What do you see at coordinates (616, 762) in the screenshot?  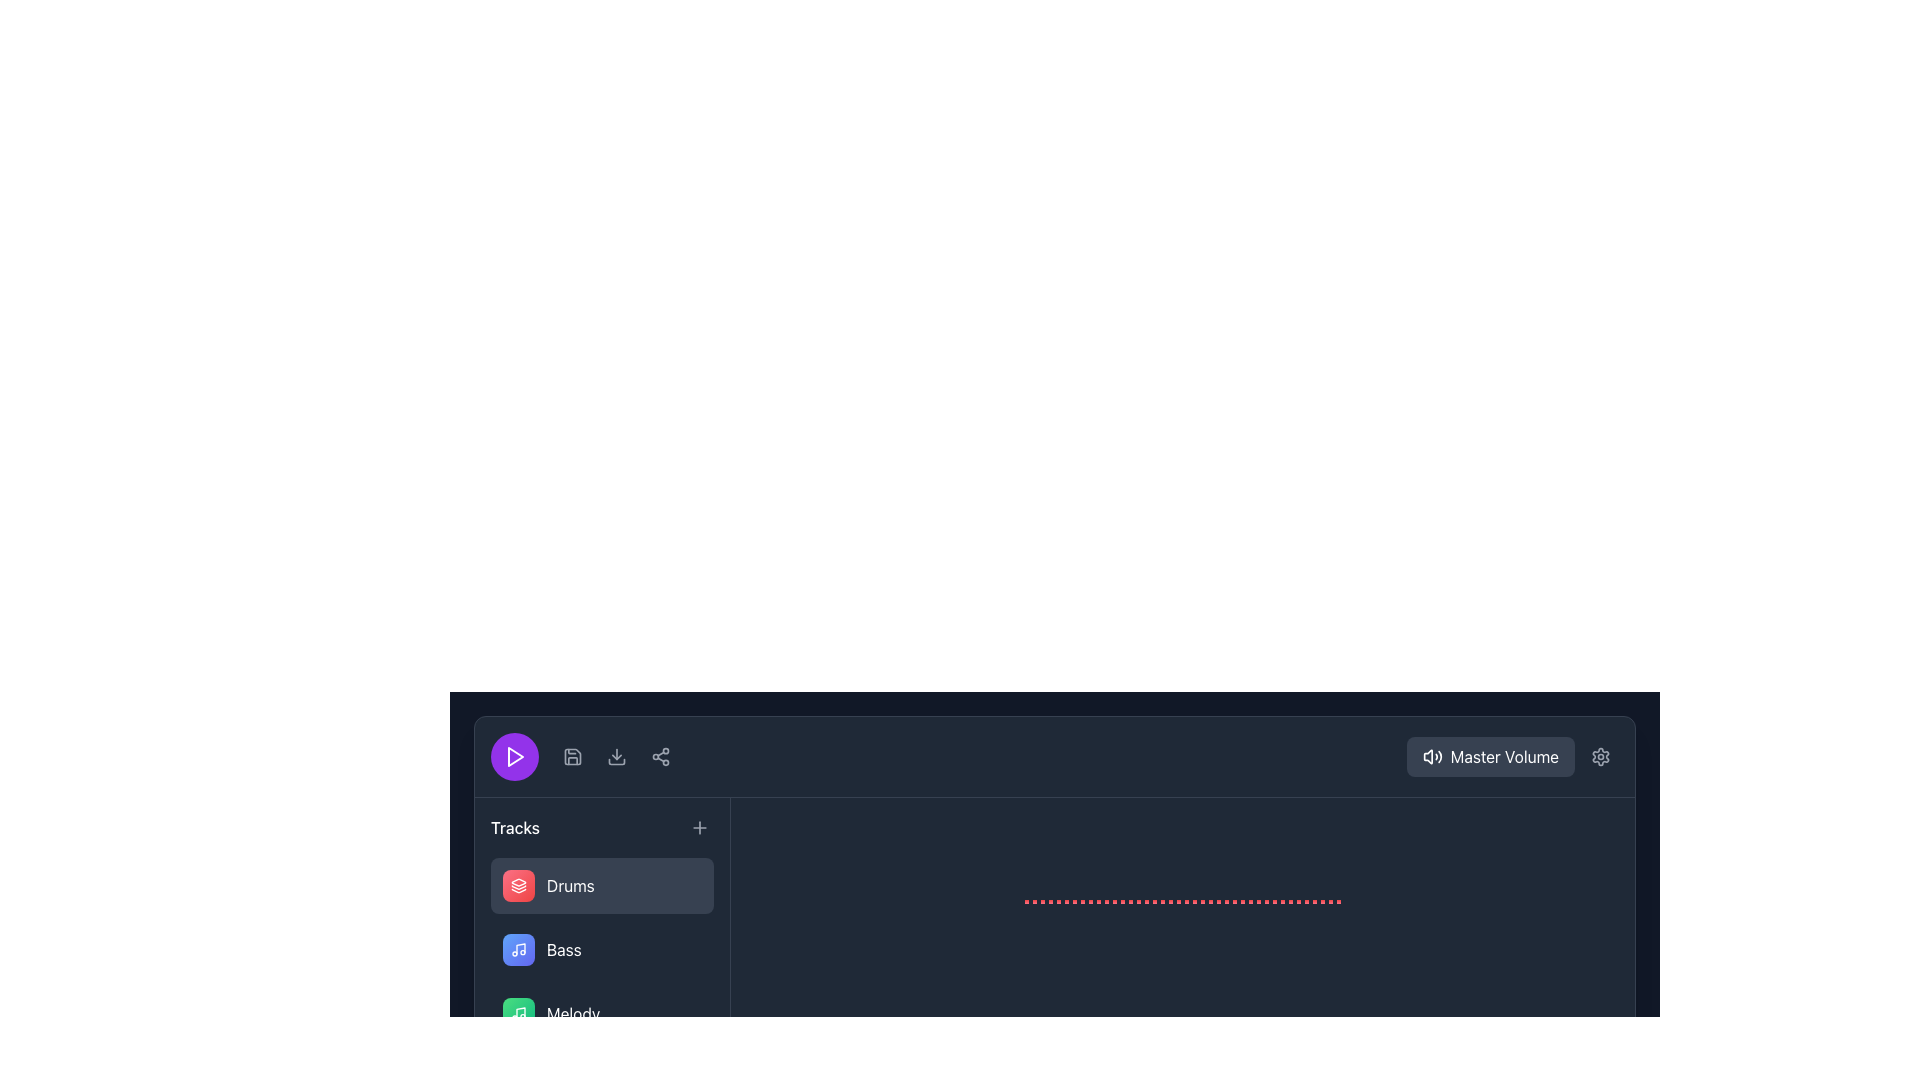 I see `the decorative SVG element representing the download concept, located at the bottom part of the icon group in the upper-right section of the application pane` at bounding box center [616, 762].